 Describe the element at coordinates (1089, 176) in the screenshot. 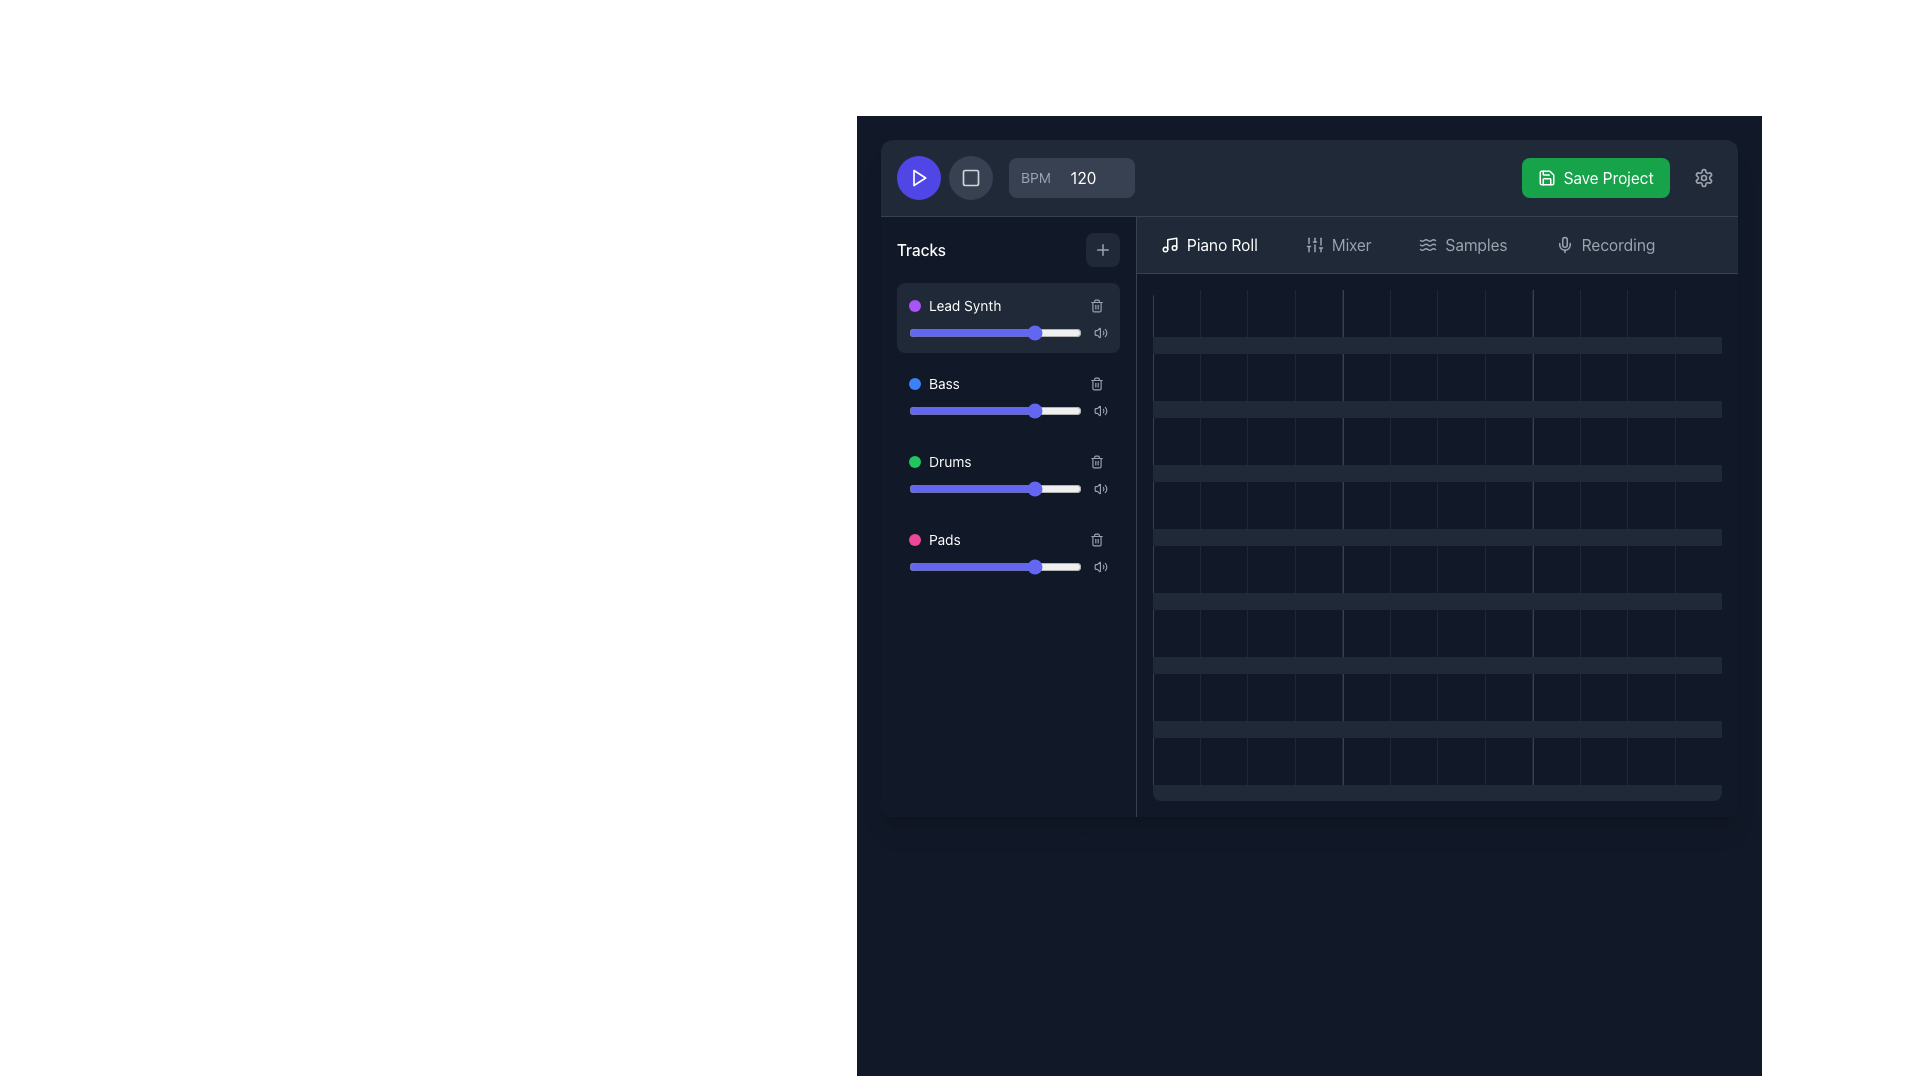

I see `the Number input field for BPM adjustment, located to the right of the 'BPM' label` at that location.